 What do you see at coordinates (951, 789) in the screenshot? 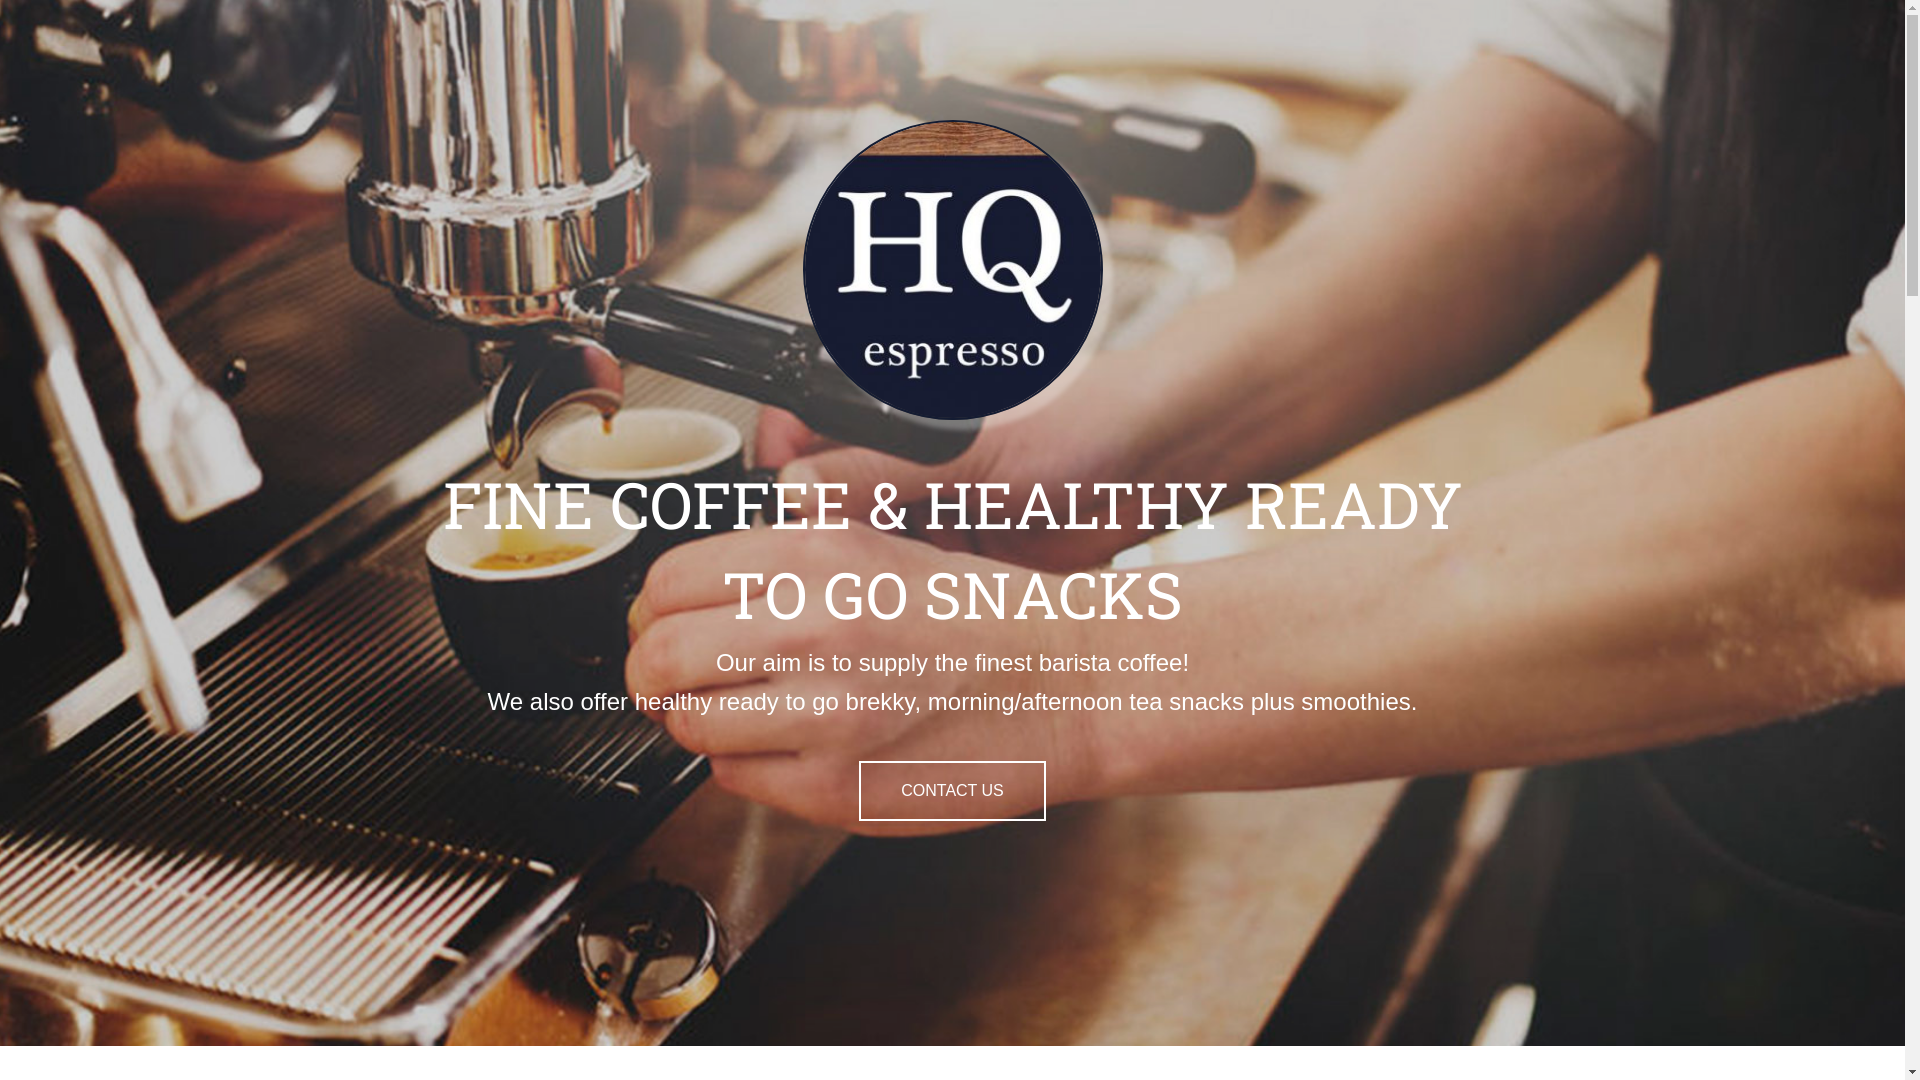
I see `'CONTACT US'` at bounding box center [951, 789].